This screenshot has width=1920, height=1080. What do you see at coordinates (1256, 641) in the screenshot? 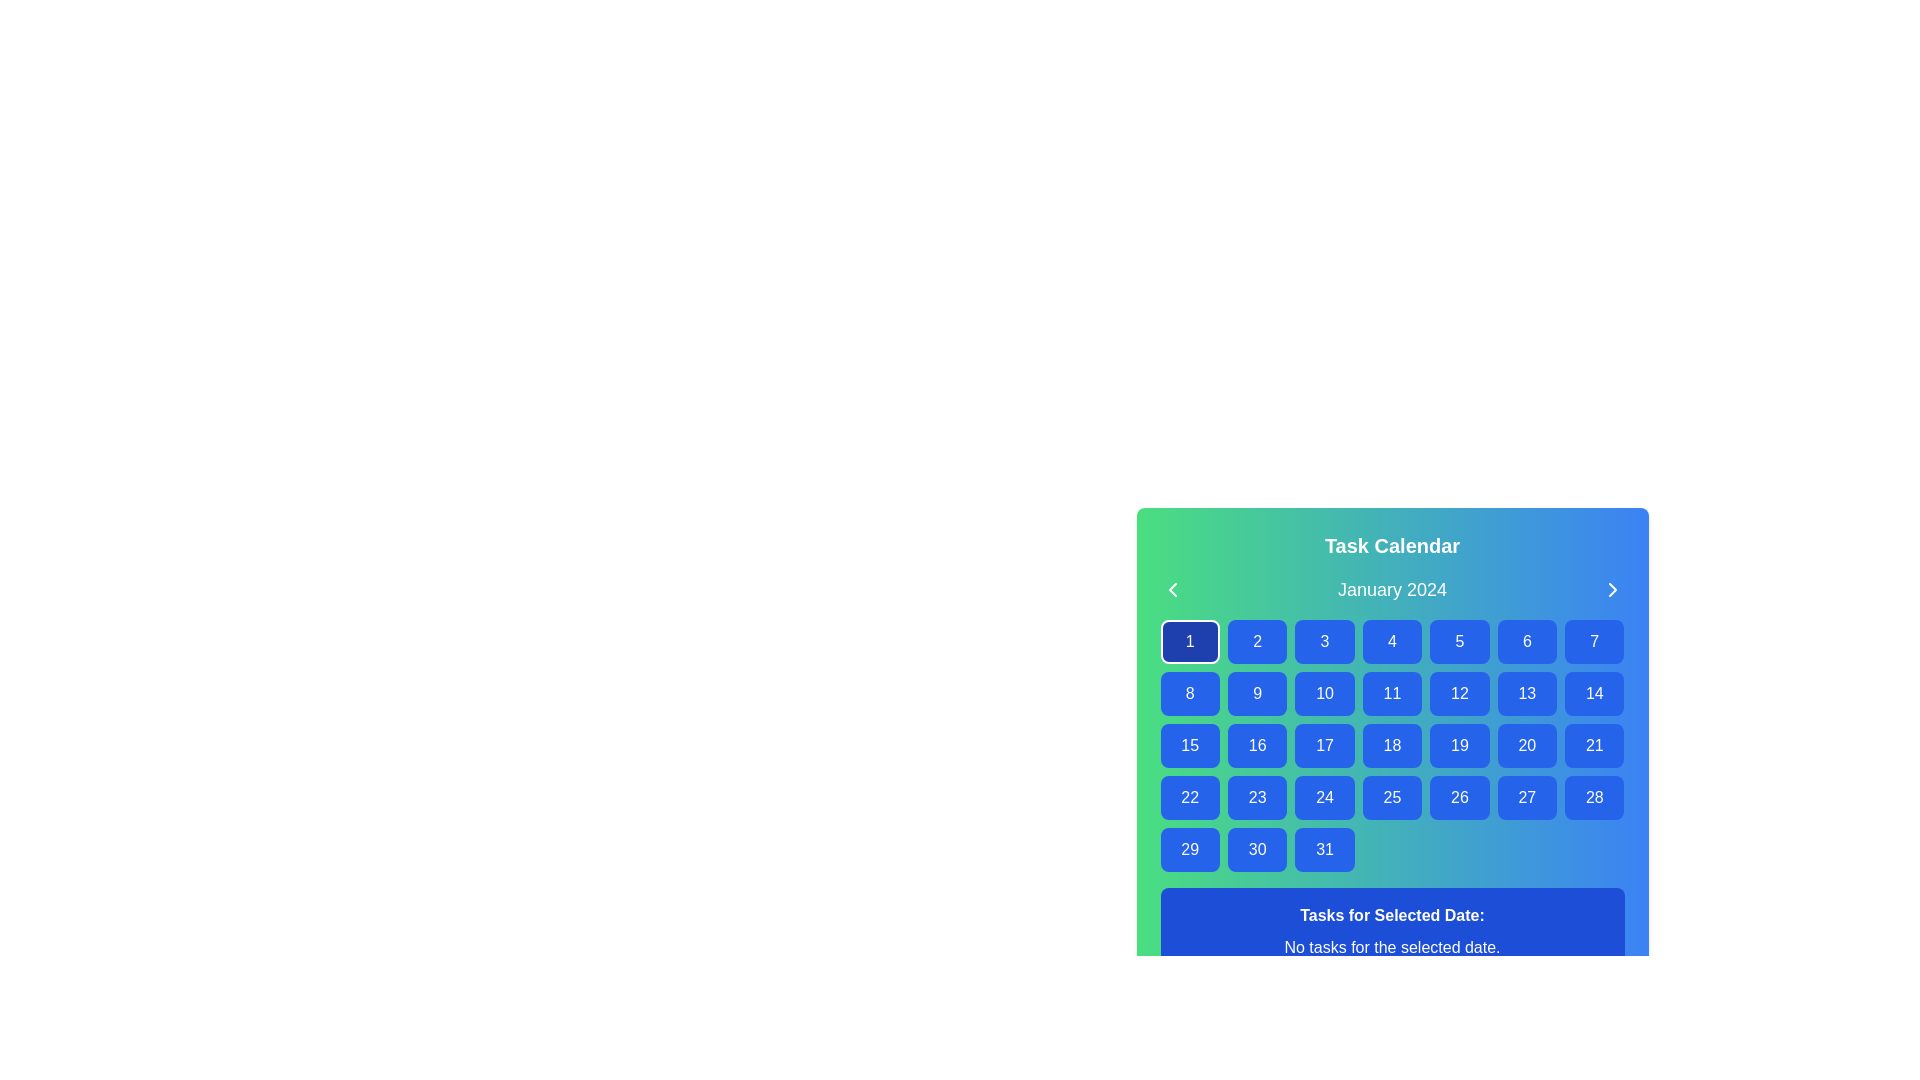
I see `the clickable date selection button for the 2nd day of January 2024` at bounding box center [1256, 641].